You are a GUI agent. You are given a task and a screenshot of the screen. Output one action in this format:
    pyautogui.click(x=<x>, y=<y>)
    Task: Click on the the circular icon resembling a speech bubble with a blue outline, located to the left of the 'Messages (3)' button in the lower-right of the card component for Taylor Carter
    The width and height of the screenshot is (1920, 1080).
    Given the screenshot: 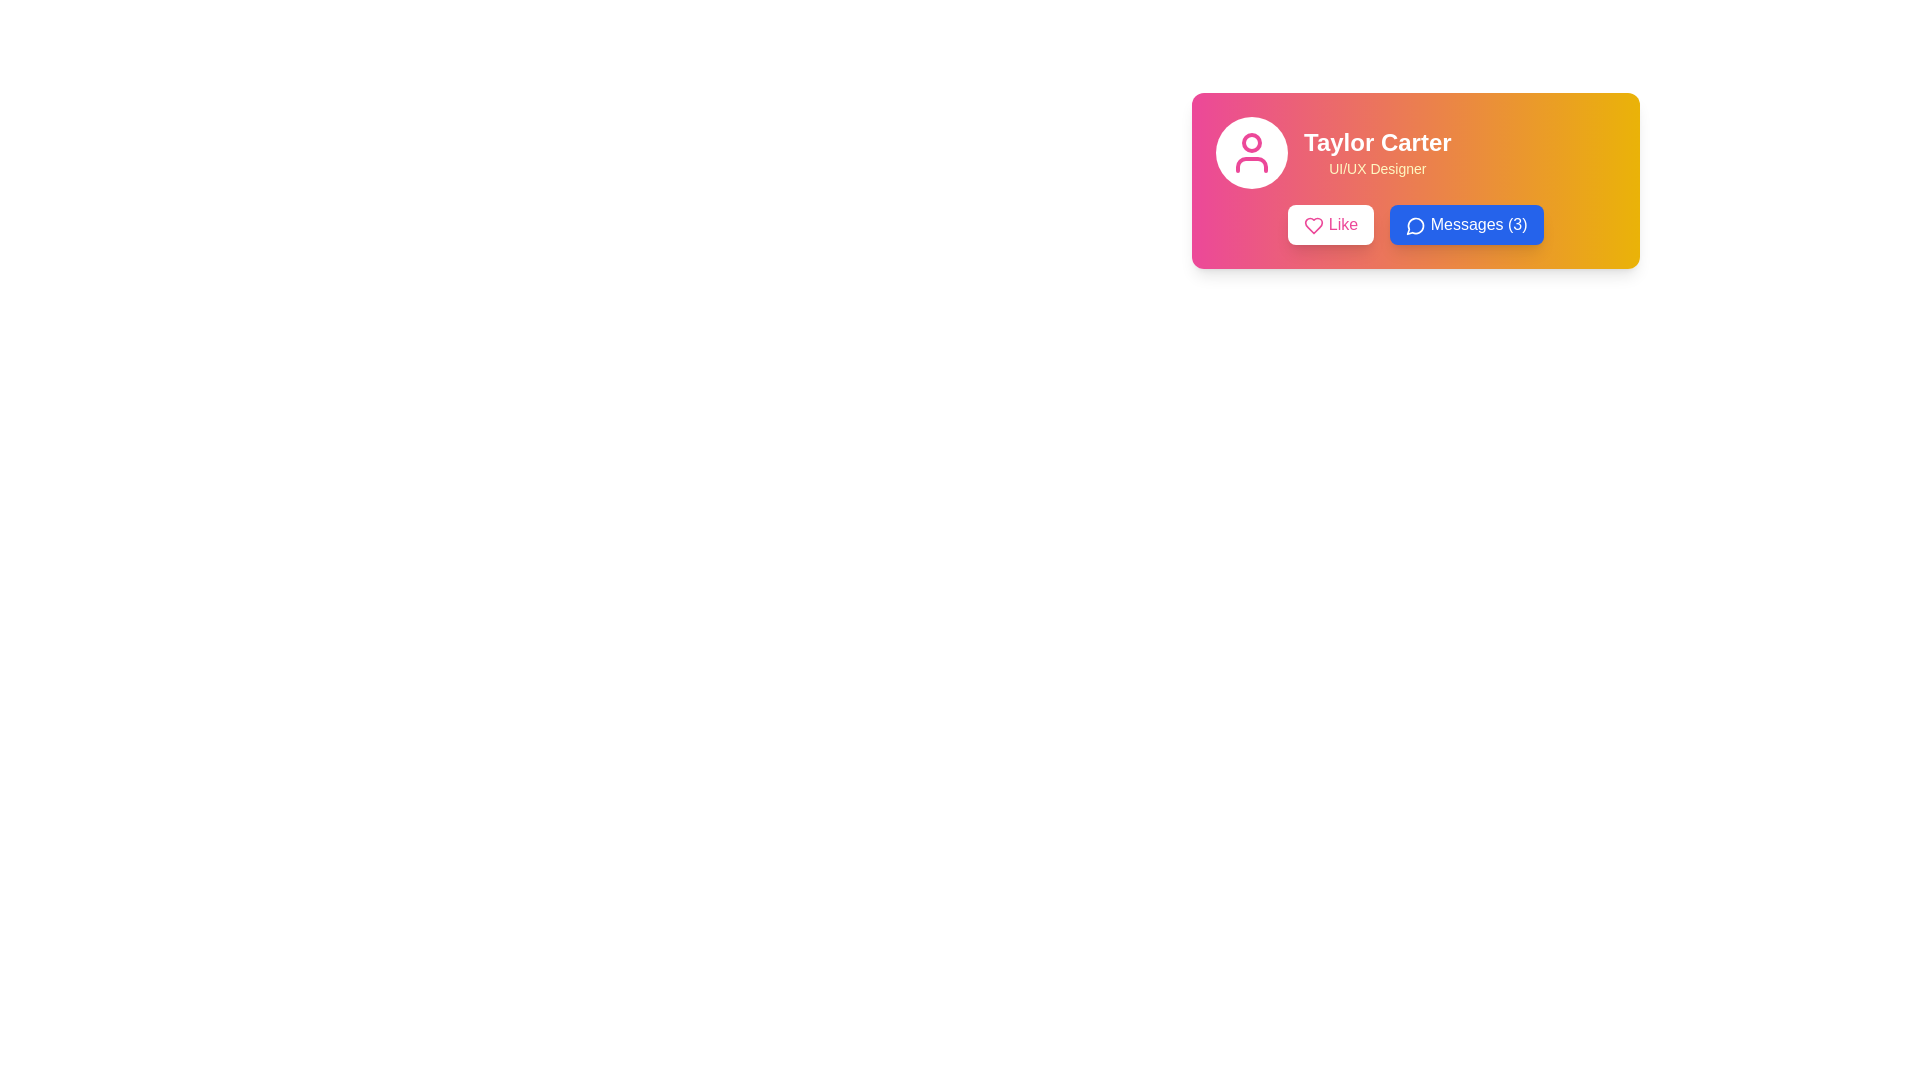 What is the action you would take?
    pyautogui.click(x=1415, y=225)
    